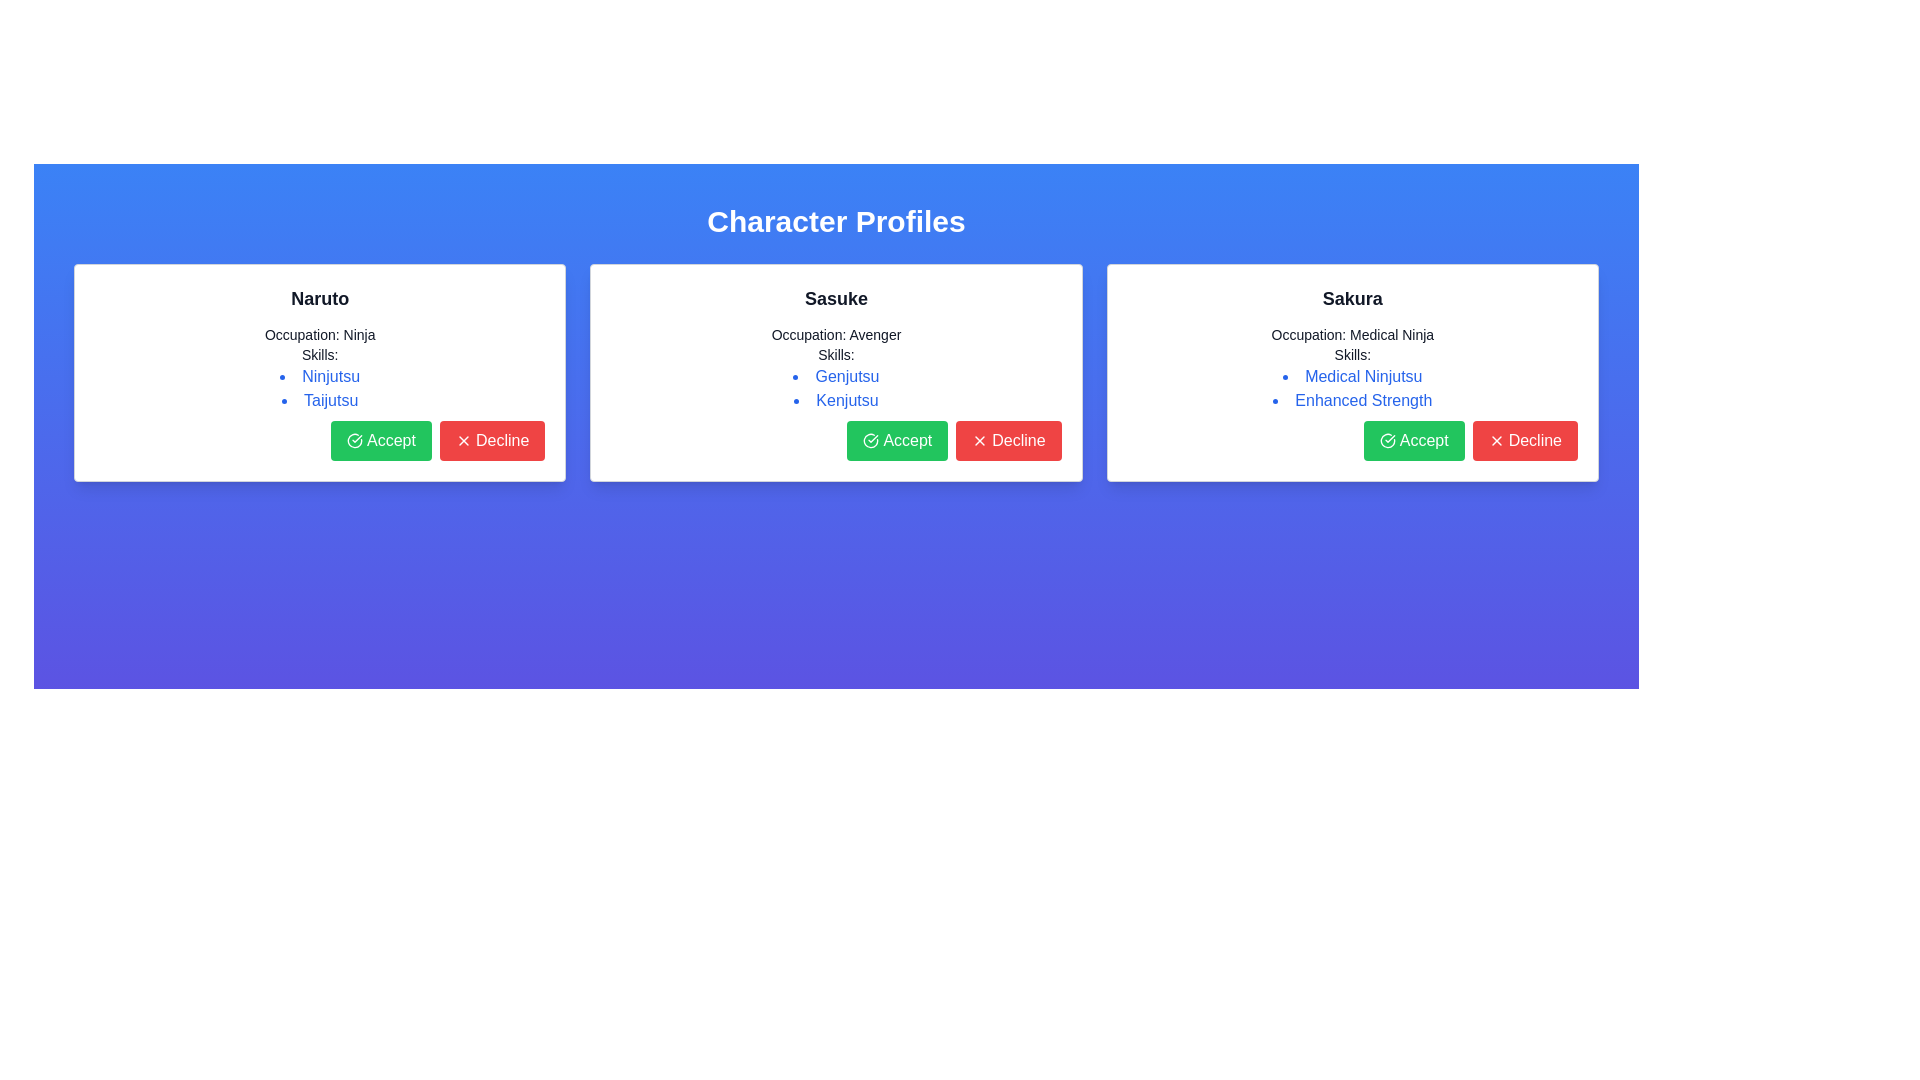  What do you see at coordinates (836, 369) in the screenshot?
I see `detailed information about the character Sasuke's occupation and skills located in the central card below the header text 'Sasuke'` at bounding box center [836, 369].